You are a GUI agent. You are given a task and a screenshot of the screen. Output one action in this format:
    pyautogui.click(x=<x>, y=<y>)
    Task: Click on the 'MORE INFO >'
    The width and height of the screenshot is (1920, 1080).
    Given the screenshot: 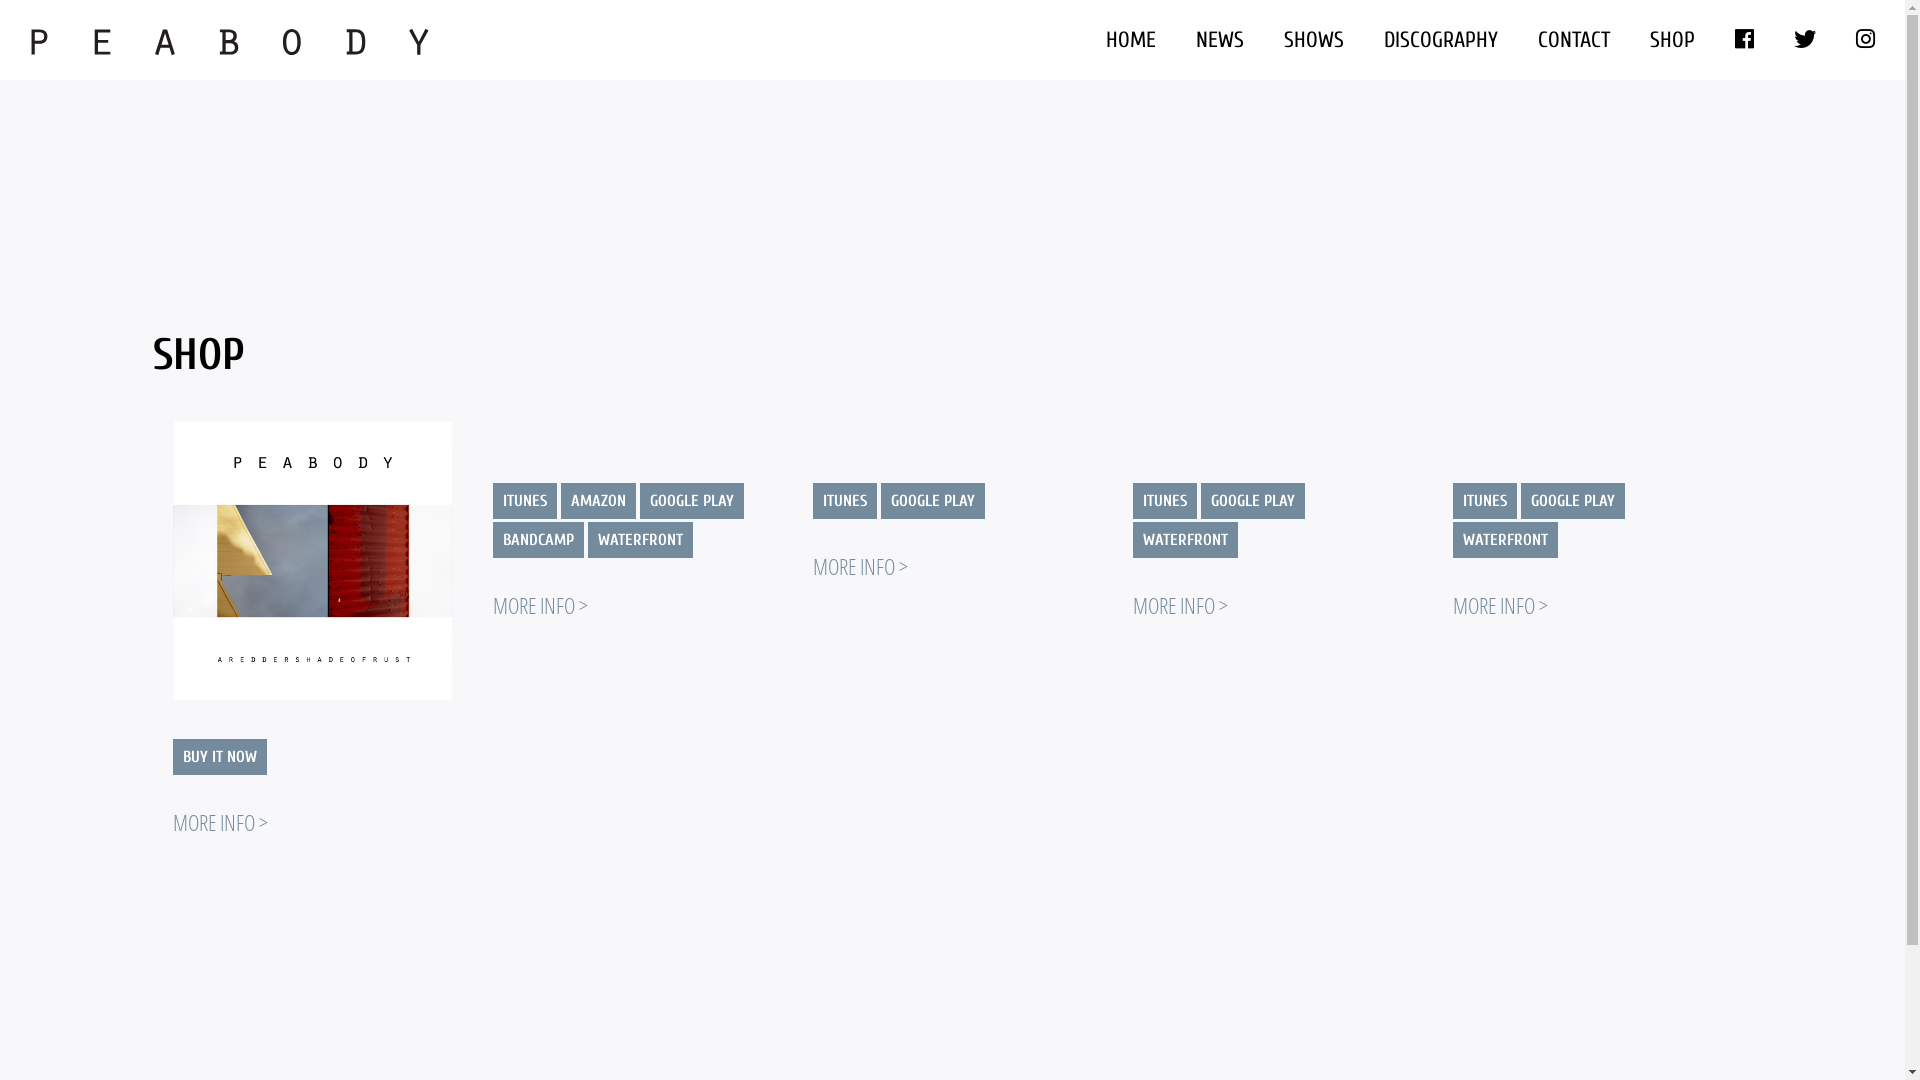 What is the action you would take?
    pyautogui.click(x=811, y=566)
    